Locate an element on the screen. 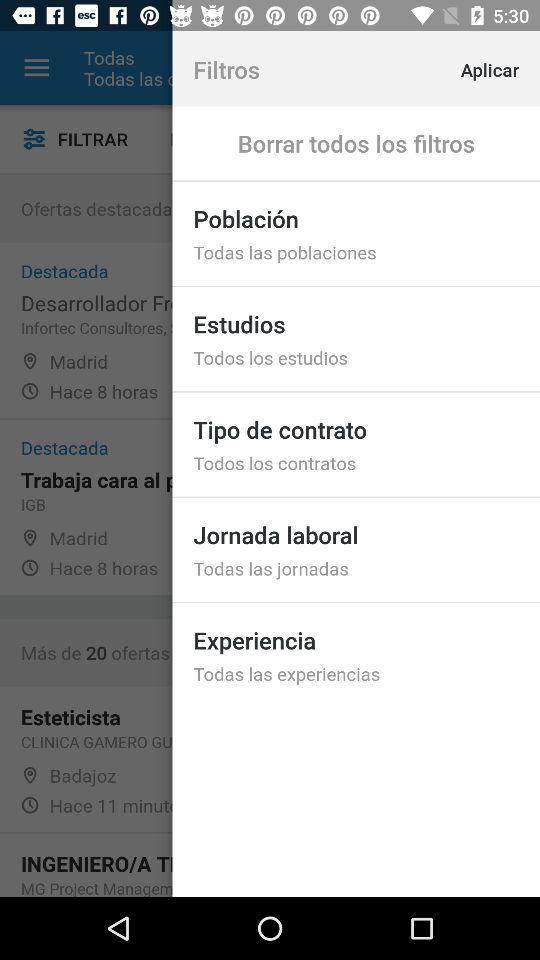  the item to the left of the todas icon is located at coordinates (36, 68).